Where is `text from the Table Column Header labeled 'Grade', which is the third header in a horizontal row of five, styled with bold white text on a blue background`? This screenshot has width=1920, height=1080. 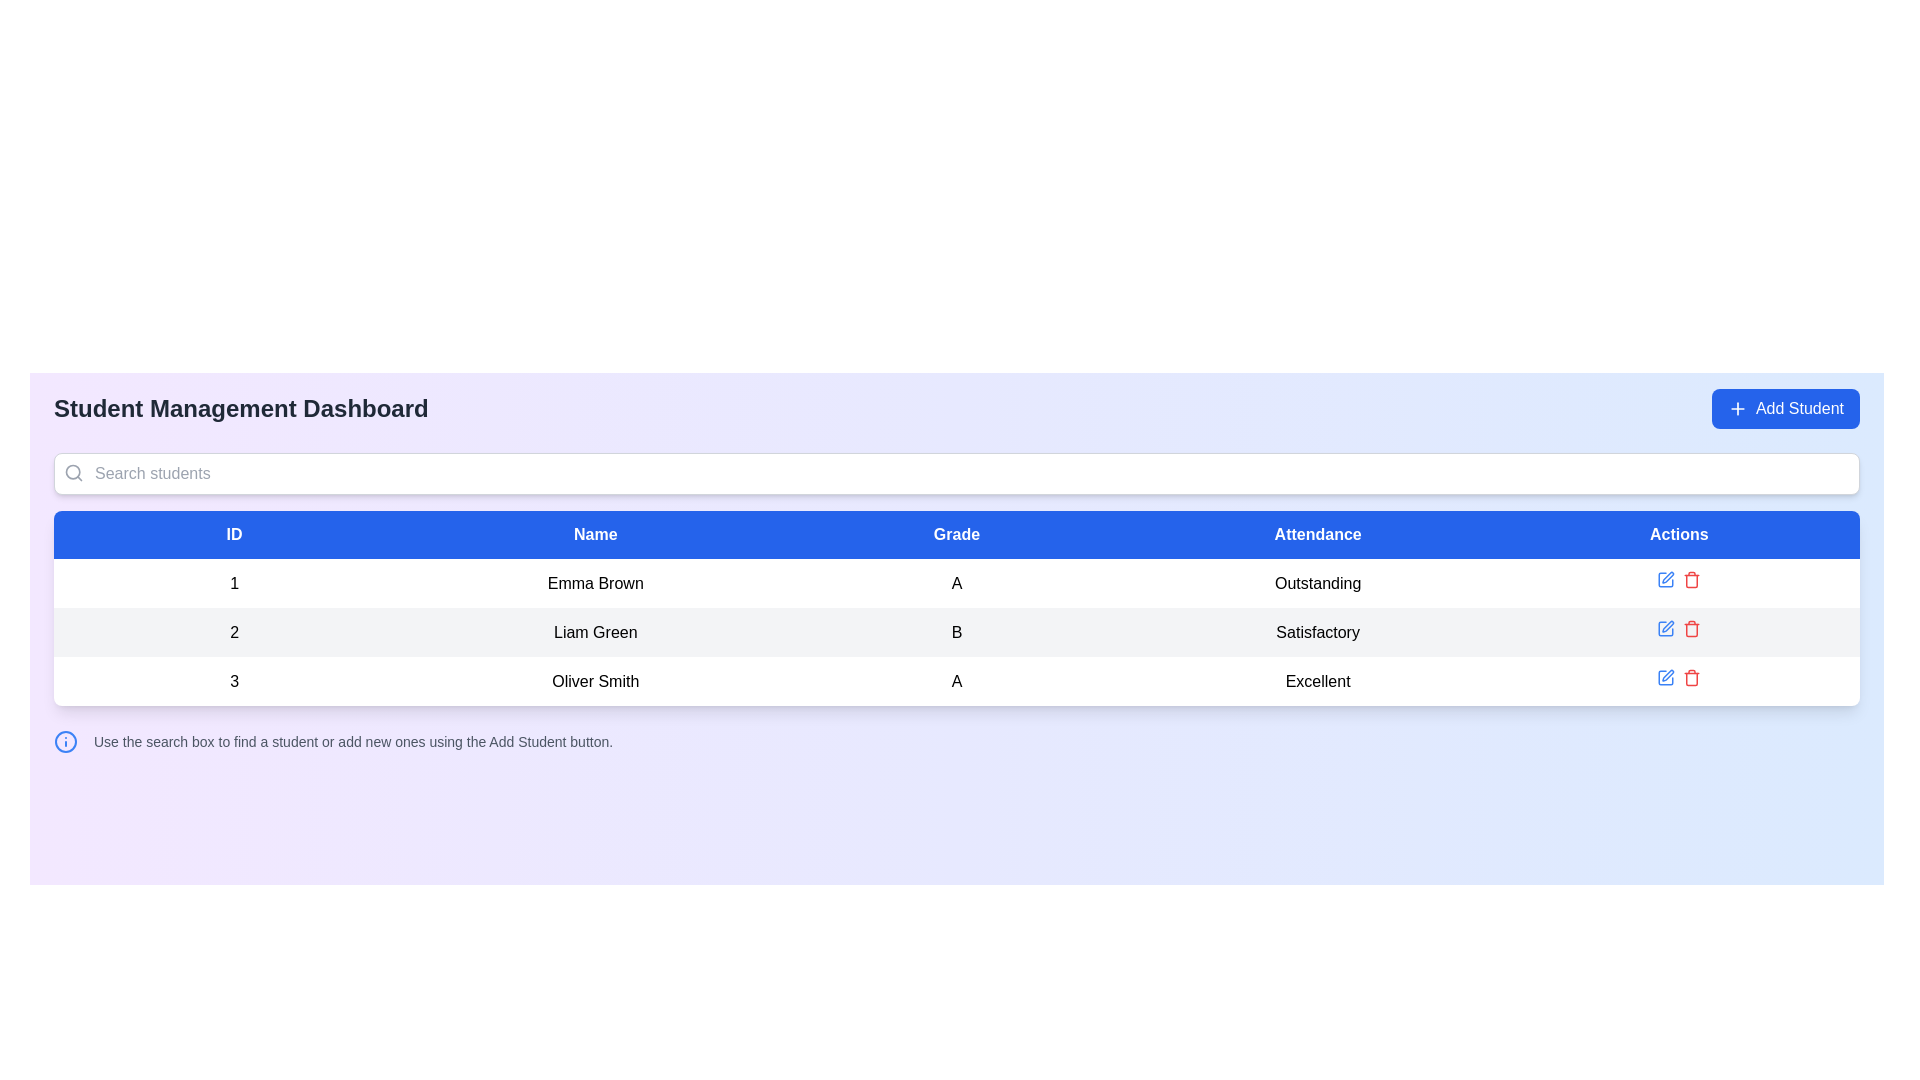 text from the Table Column Header labeled 'Grade', which is the third header in a horizontal row of five, styled with bold white text on a blue background is located at coordinates (955, 534).